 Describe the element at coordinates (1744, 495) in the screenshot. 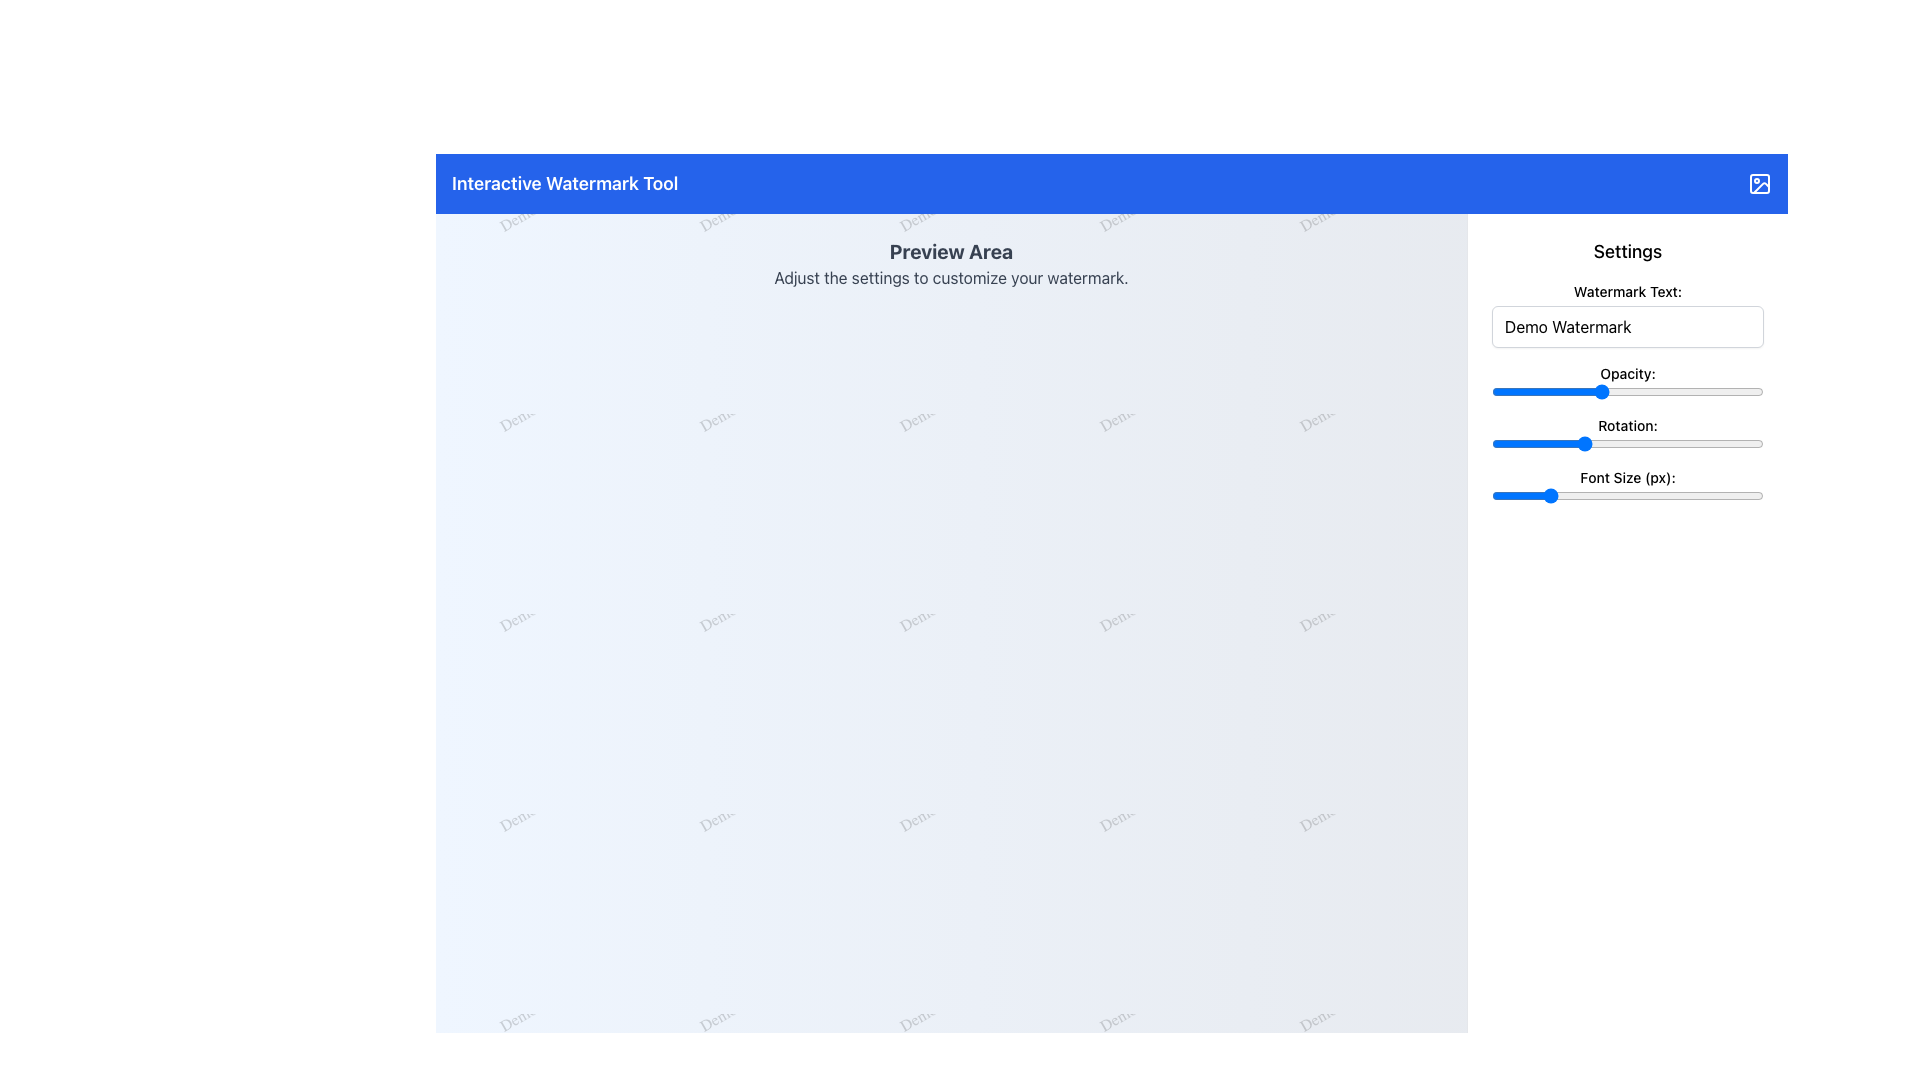

I see `font size` at that location.